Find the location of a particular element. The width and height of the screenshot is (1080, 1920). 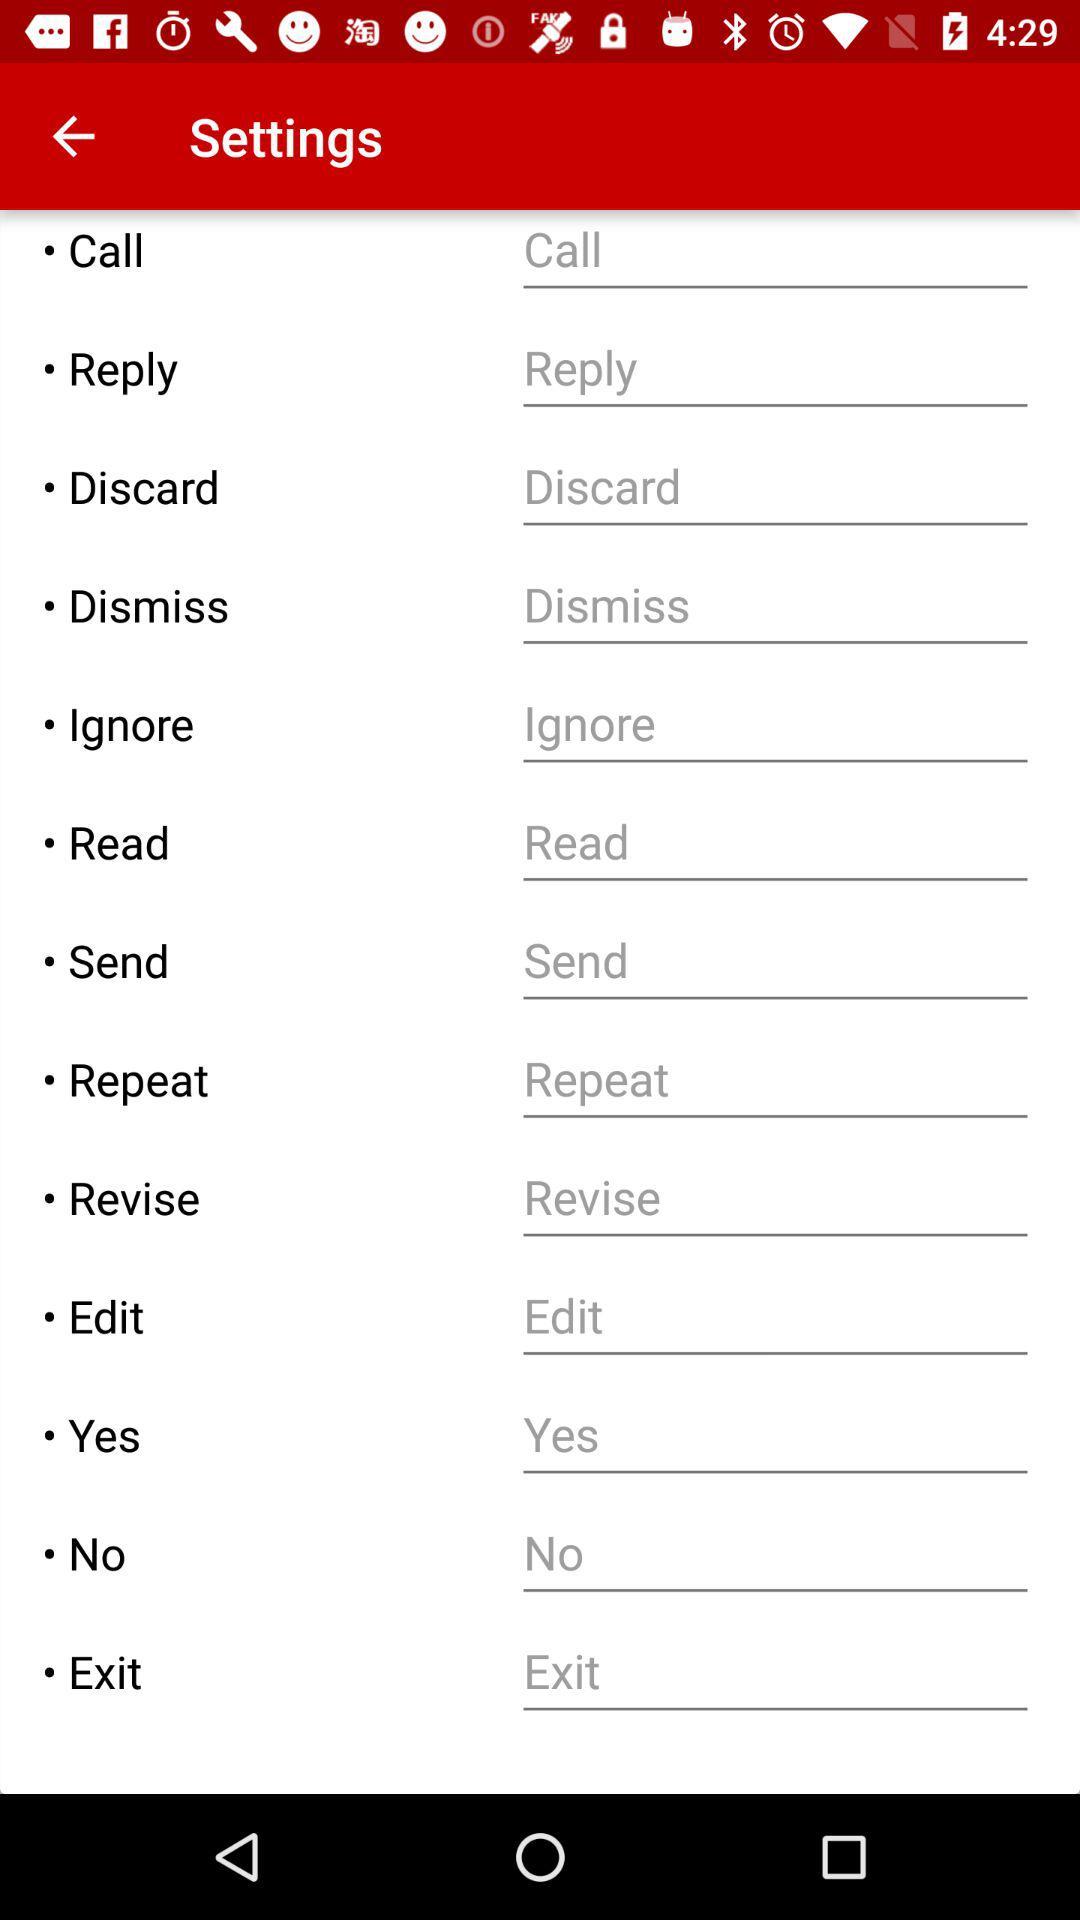

text input box is located at coordinates (774, 1316).